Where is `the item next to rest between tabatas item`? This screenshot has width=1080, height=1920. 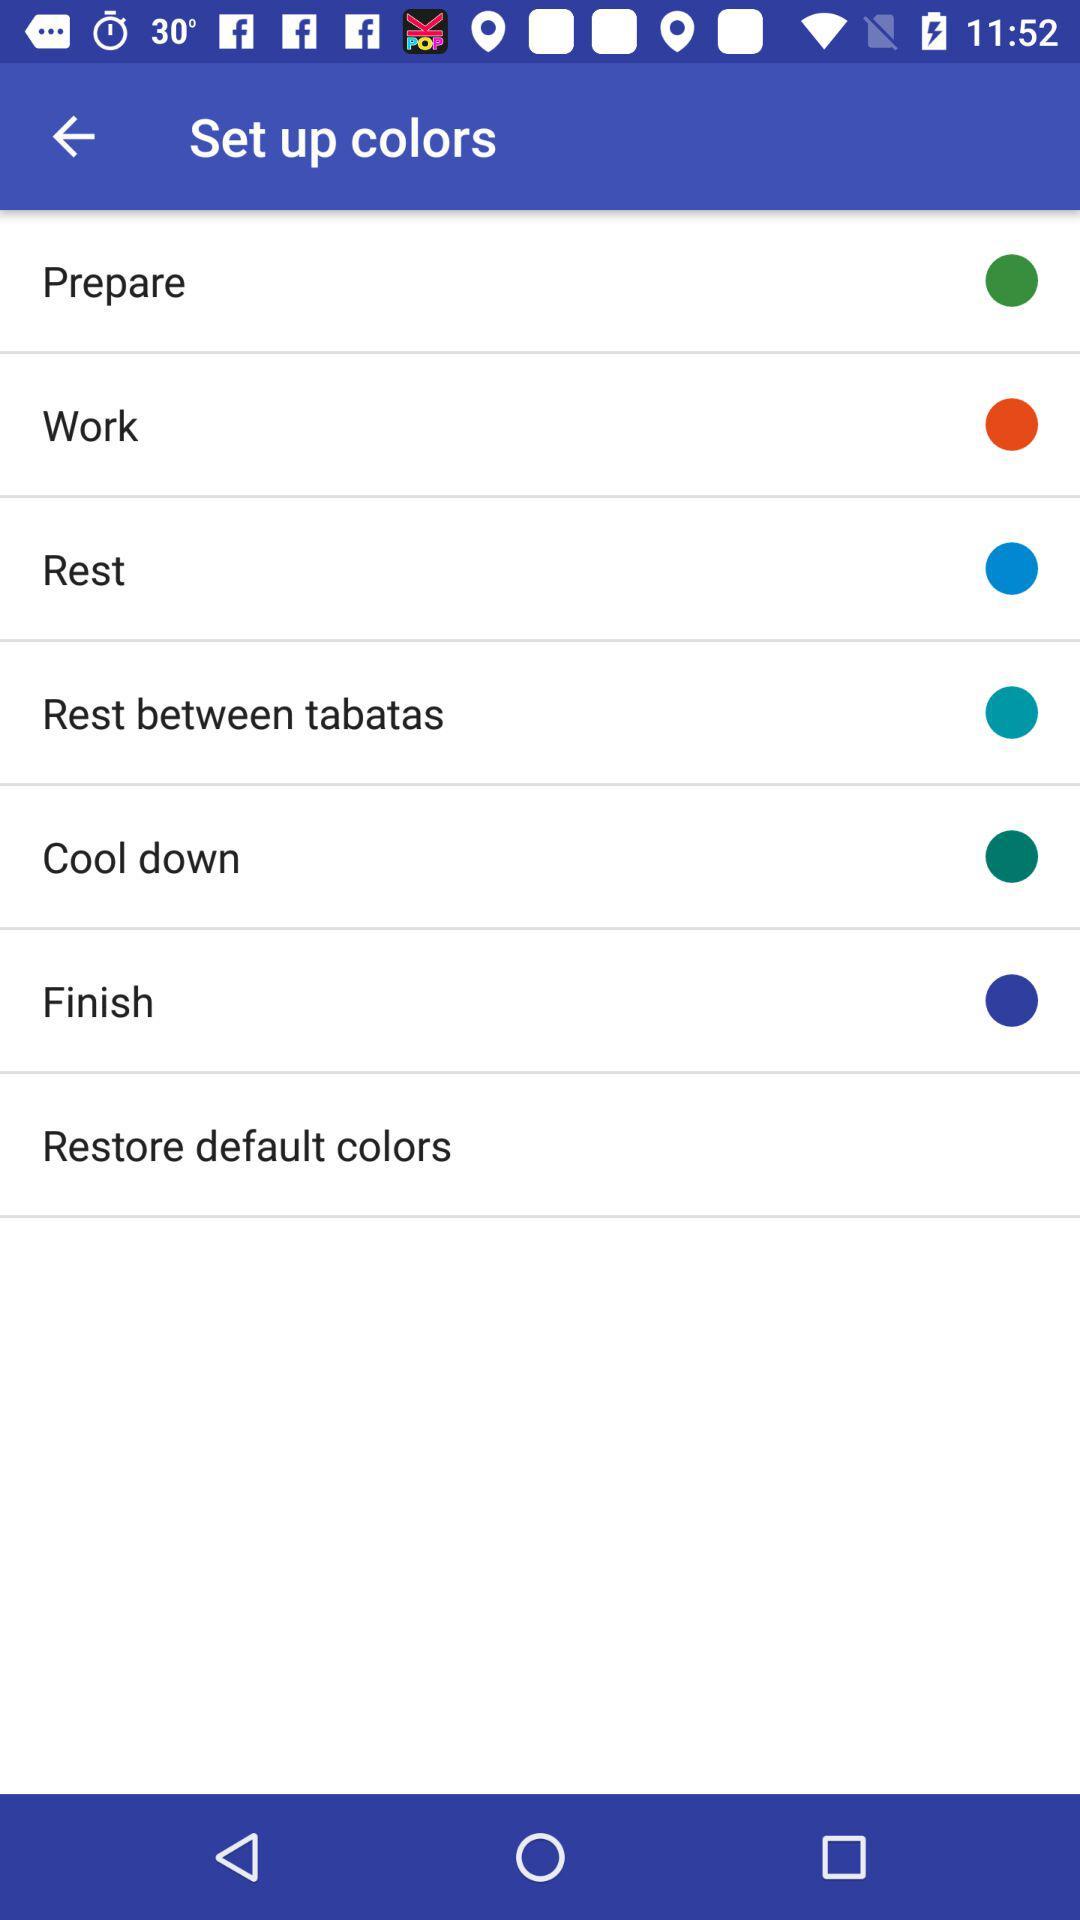
the item next to rest between tabatas item is located at coordinates (1011, 712).